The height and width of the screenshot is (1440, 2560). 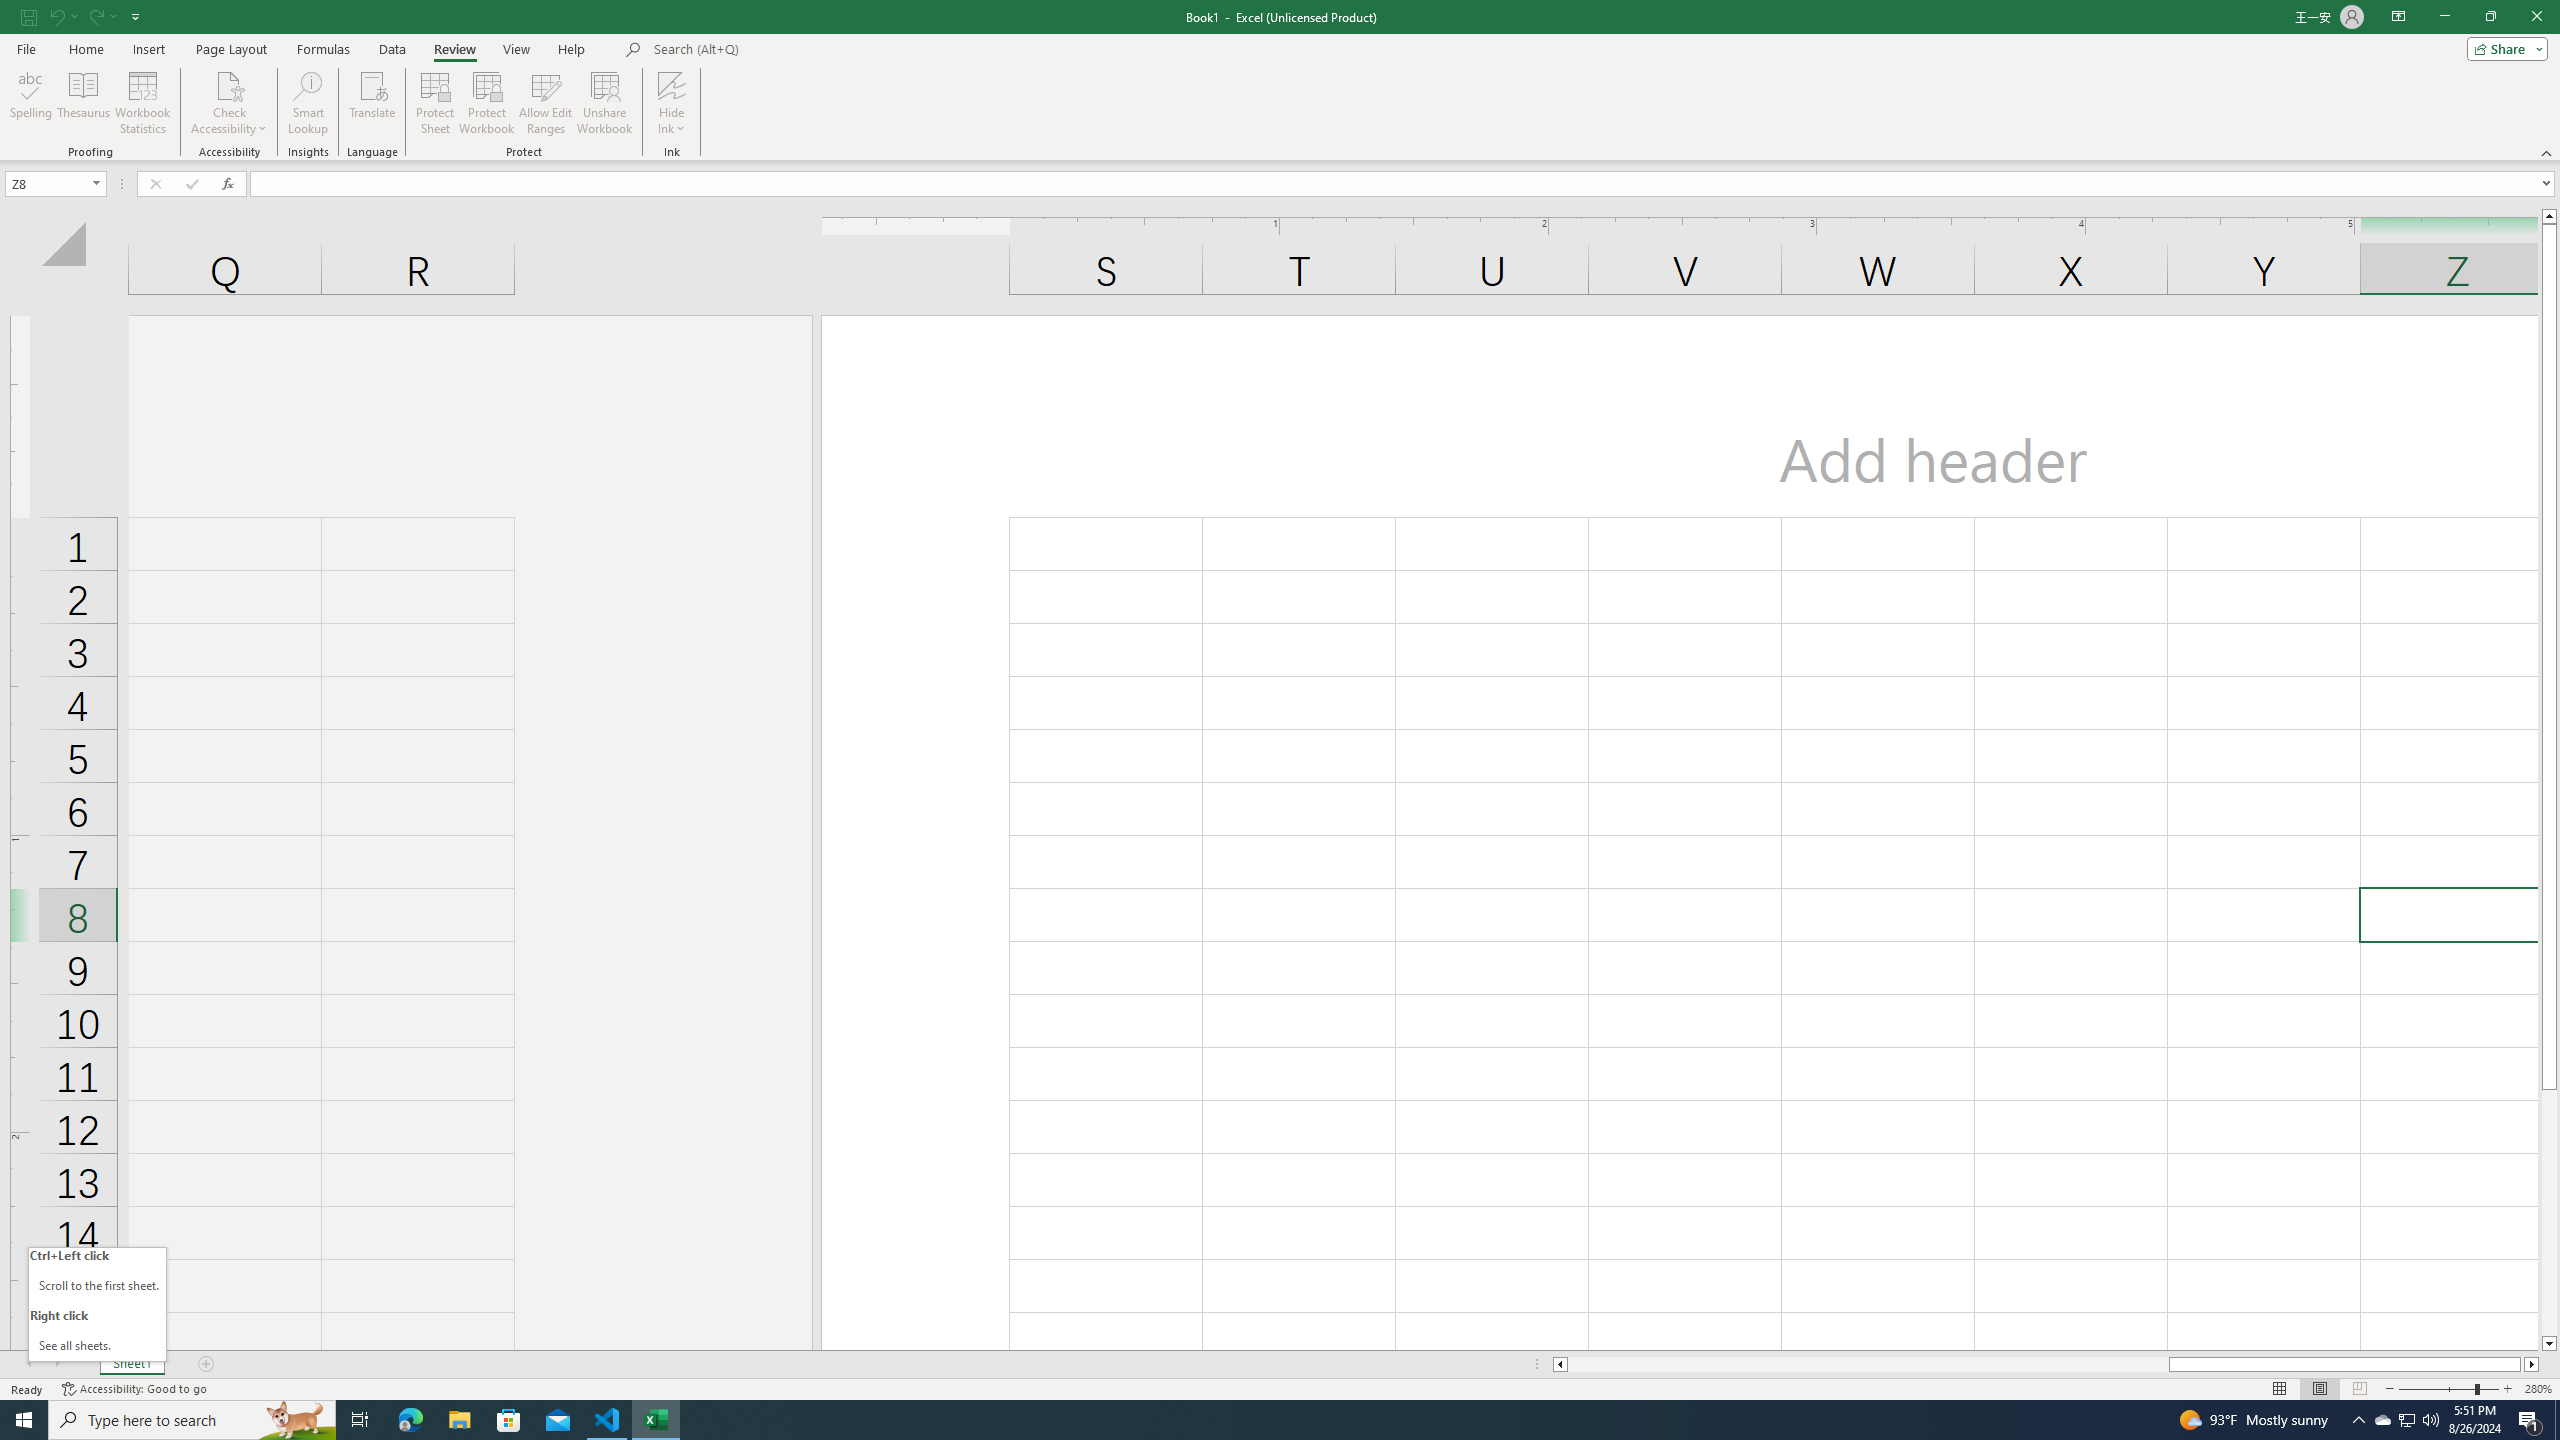 What do you see at coordinates (436, 103) in the screenshot?
I see `'Protect Sheet...'` at bounding box center [436, 103].